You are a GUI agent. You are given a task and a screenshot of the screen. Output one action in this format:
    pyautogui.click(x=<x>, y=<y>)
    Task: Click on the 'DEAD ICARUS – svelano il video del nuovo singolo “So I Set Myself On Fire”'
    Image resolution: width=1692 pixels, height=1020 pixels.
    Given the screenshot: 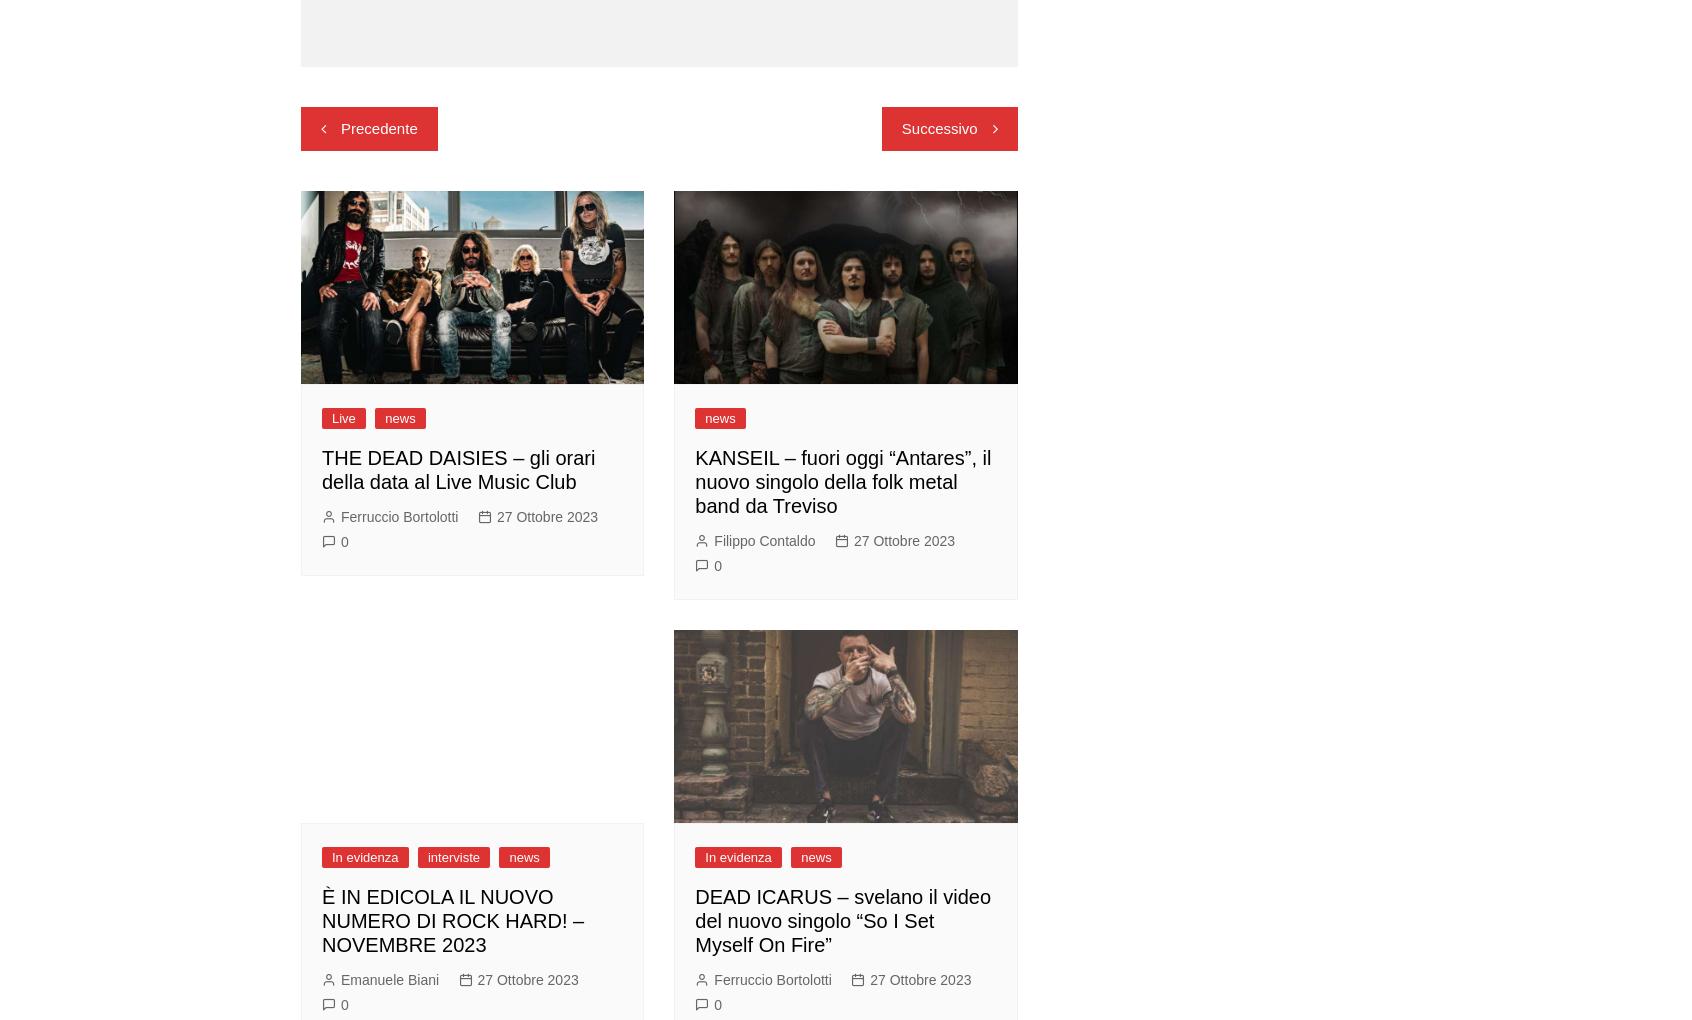 What is the action you would take?
    pyautogui.click(x=842, y=920)
    